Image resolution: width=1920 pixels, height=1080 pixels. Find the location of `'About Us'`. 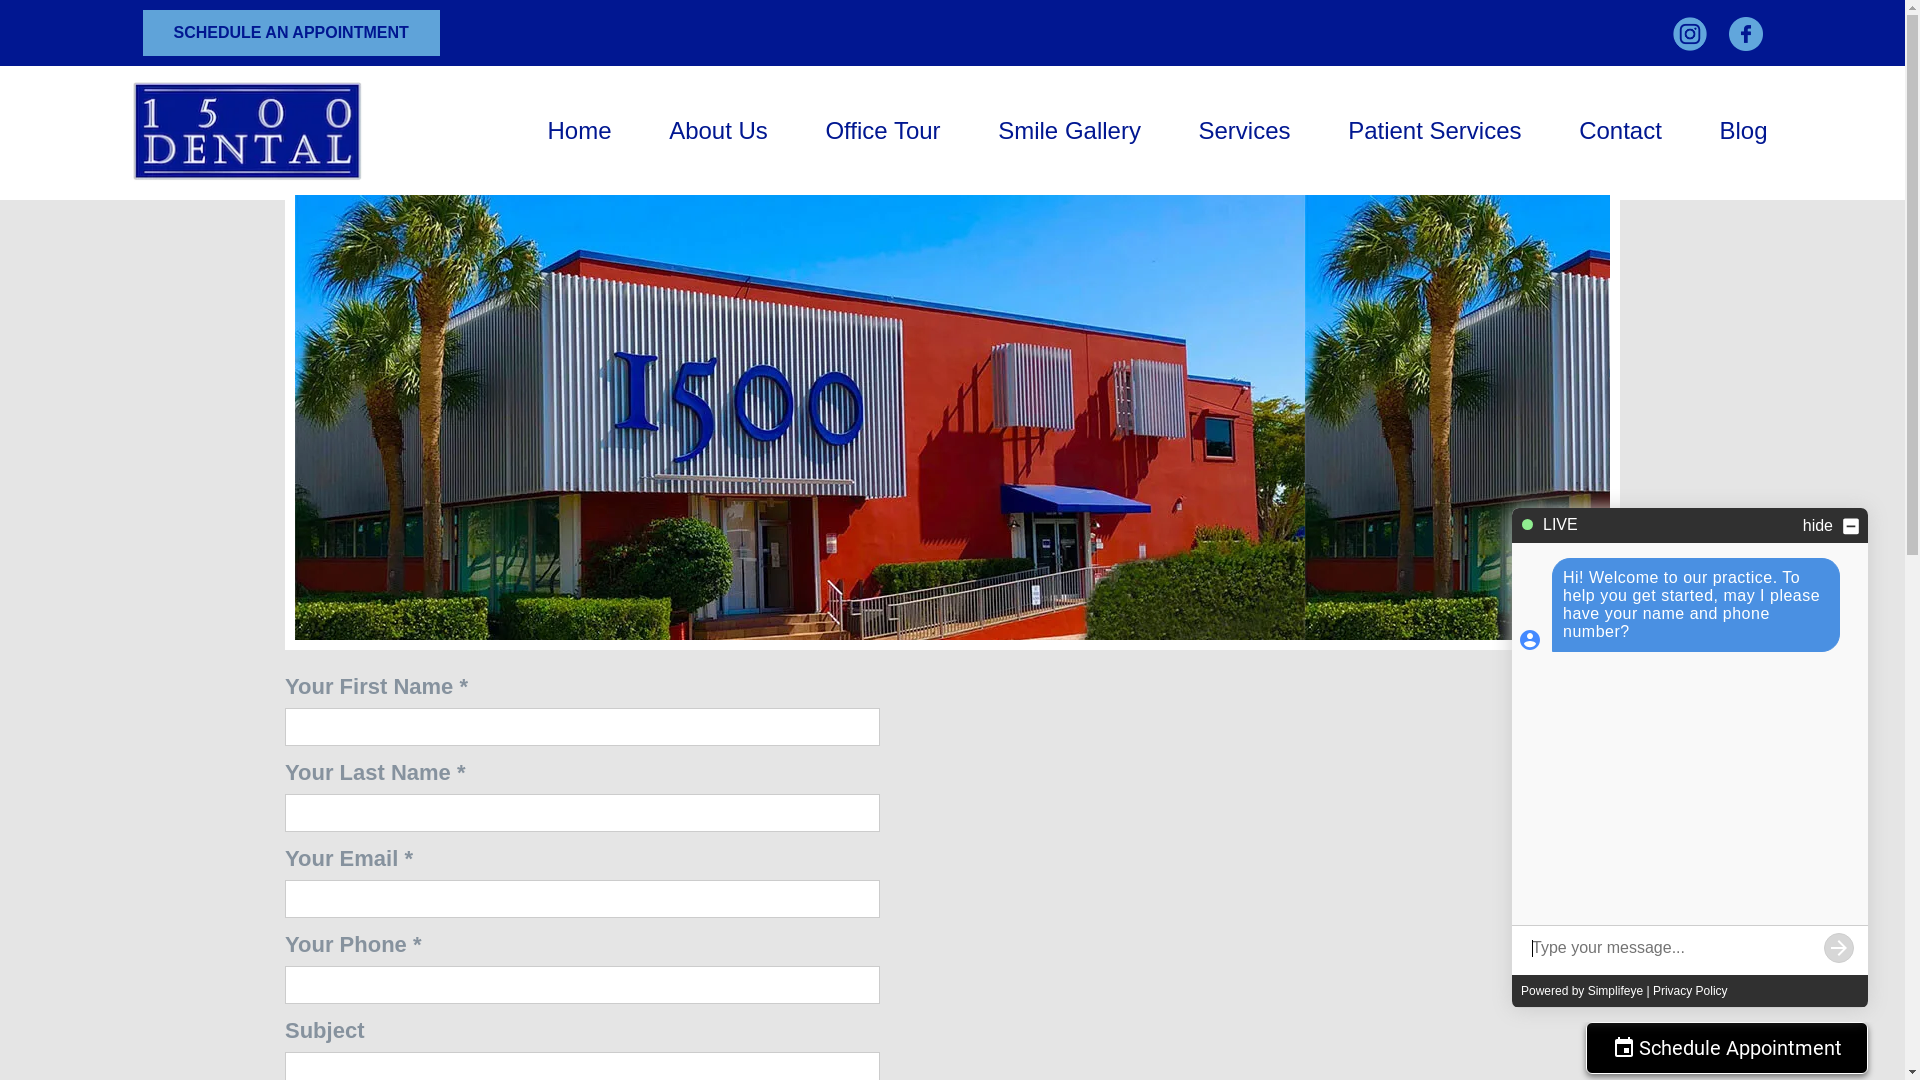

'About Us' is located at coordinates (718, 130).